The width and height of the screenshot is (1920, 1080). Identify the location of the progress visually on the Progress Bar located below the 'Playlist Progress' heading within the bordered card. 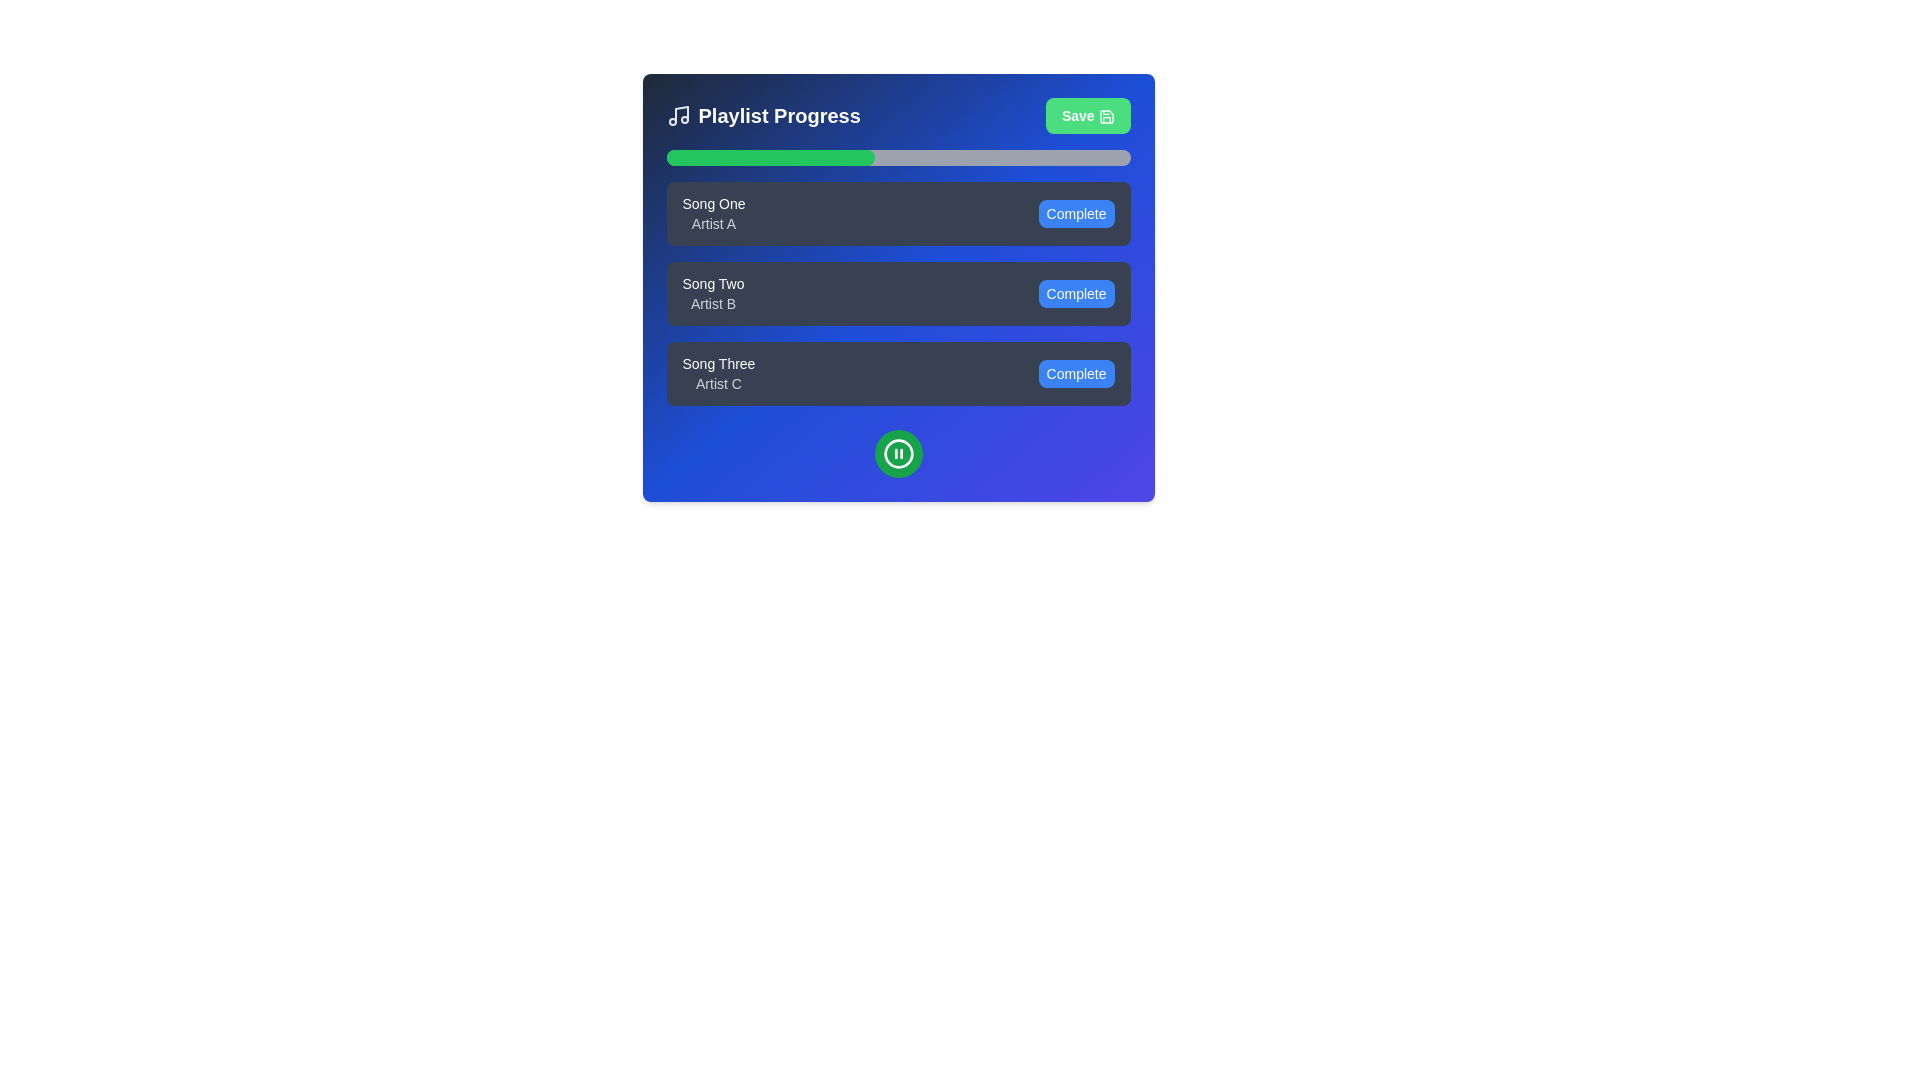
(897, 157).